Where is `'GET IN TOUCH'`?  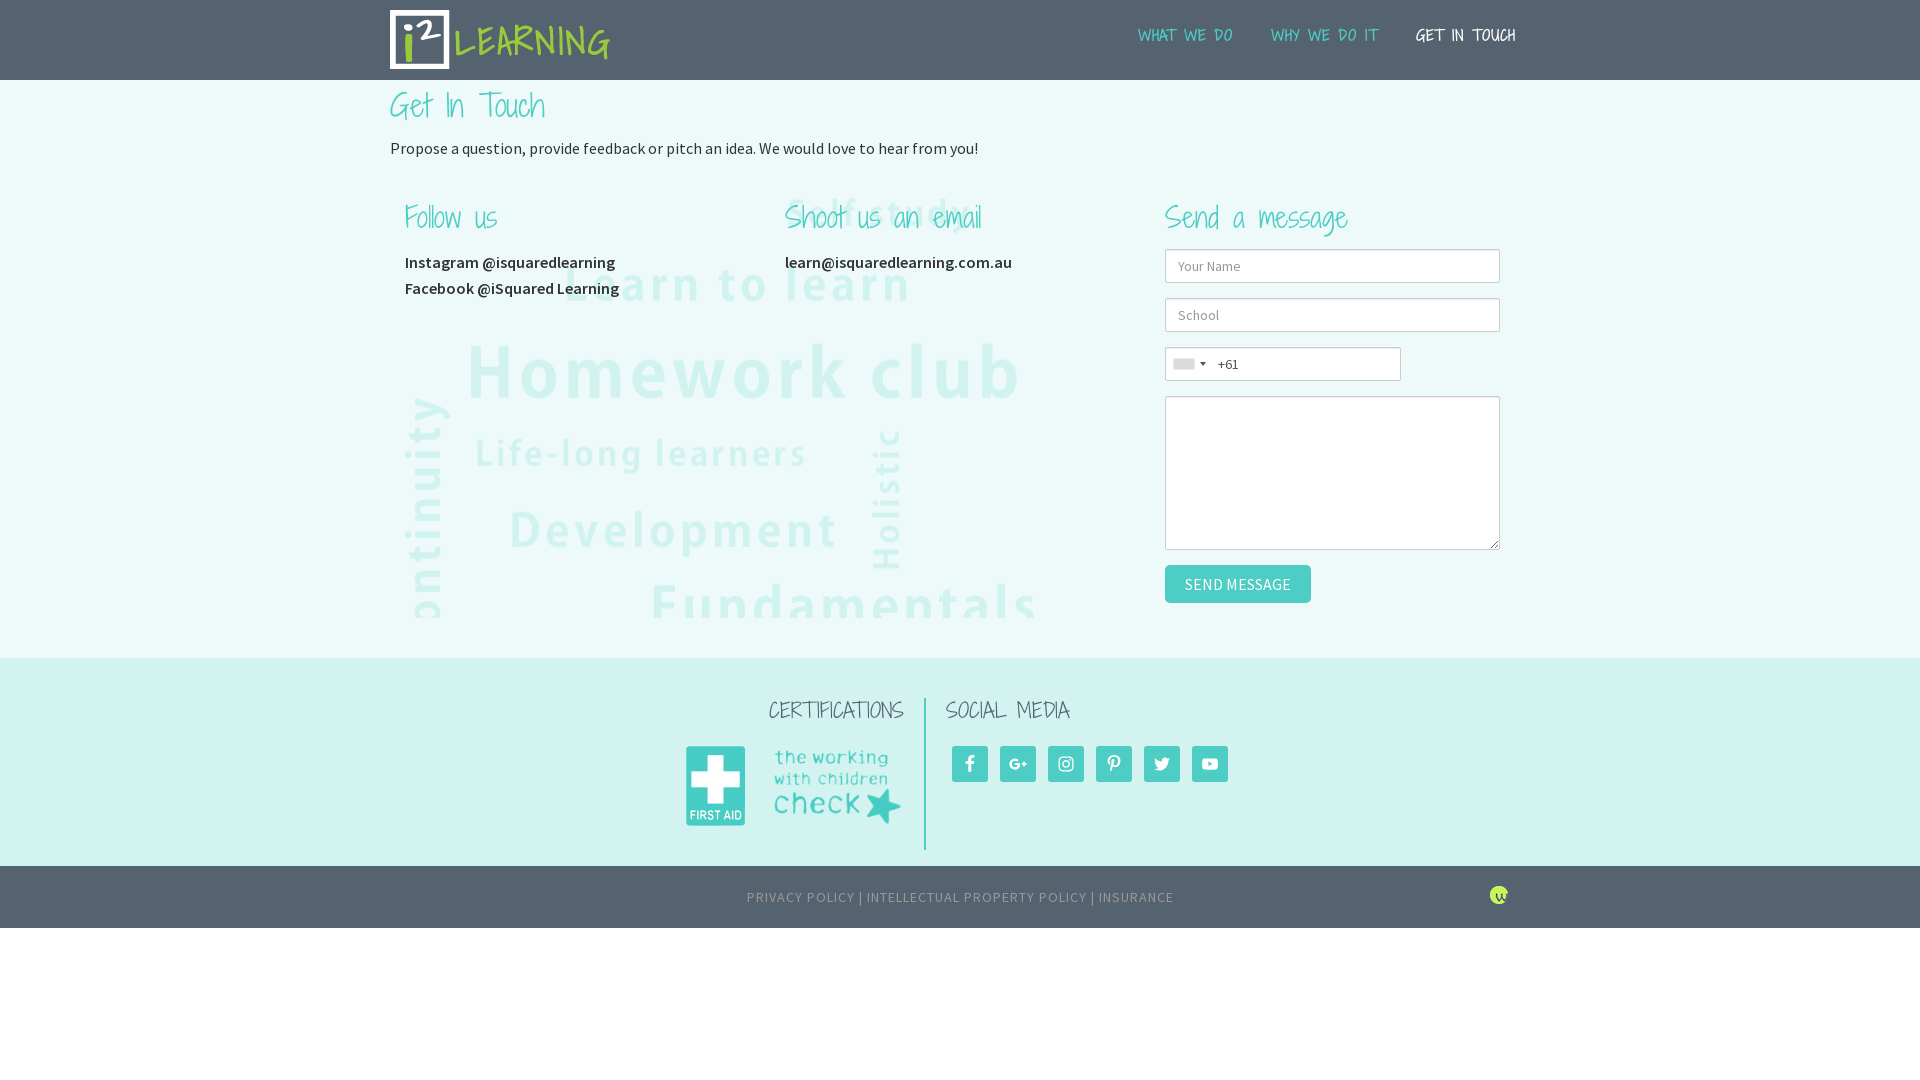 'GET IN TOUCH' is located at coordinates (1465, 46).